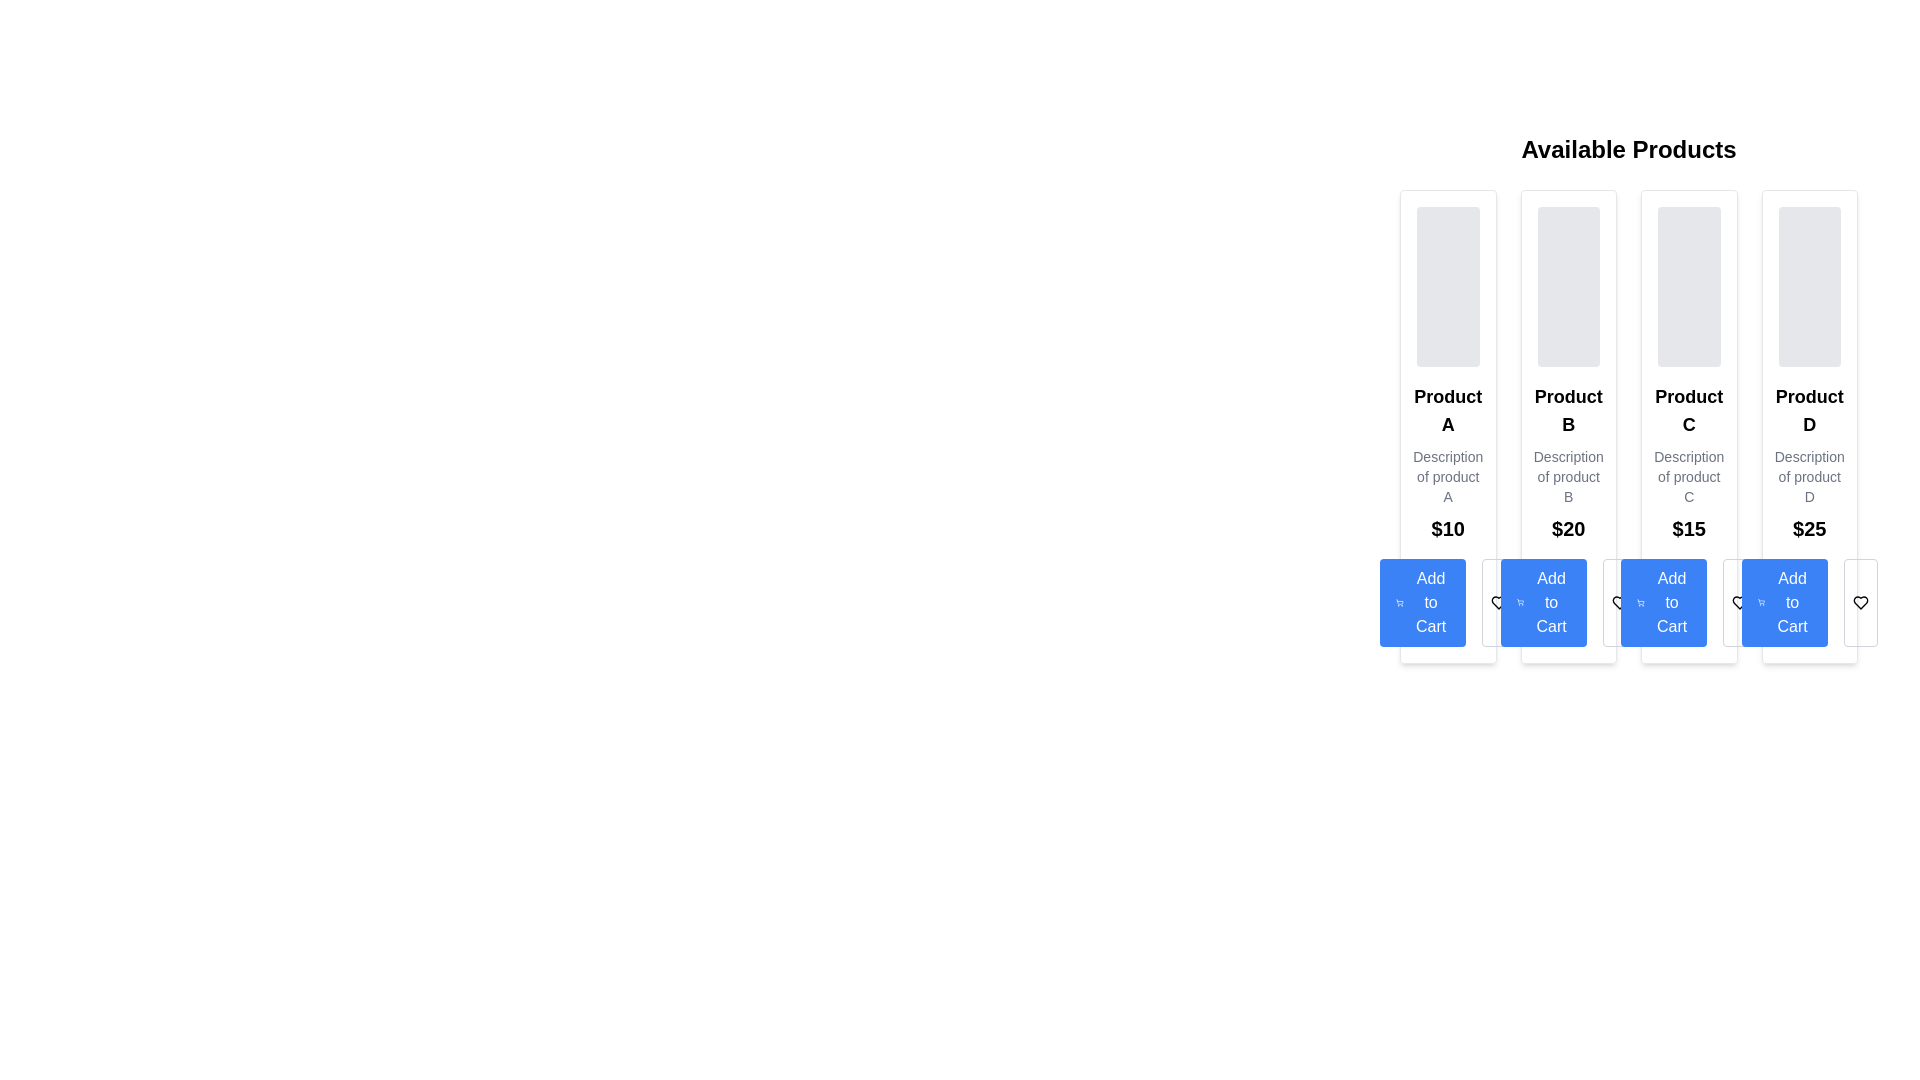 The width and height of the screenshot is (1920, 1080). What do you see at coordinates (1448, 527) in the screenshot?
I see `bold text displaying '$10' that is positioned below the description text of 'Product A' and above the 'Add to Cart' button` at bounding box center [1448, 527].